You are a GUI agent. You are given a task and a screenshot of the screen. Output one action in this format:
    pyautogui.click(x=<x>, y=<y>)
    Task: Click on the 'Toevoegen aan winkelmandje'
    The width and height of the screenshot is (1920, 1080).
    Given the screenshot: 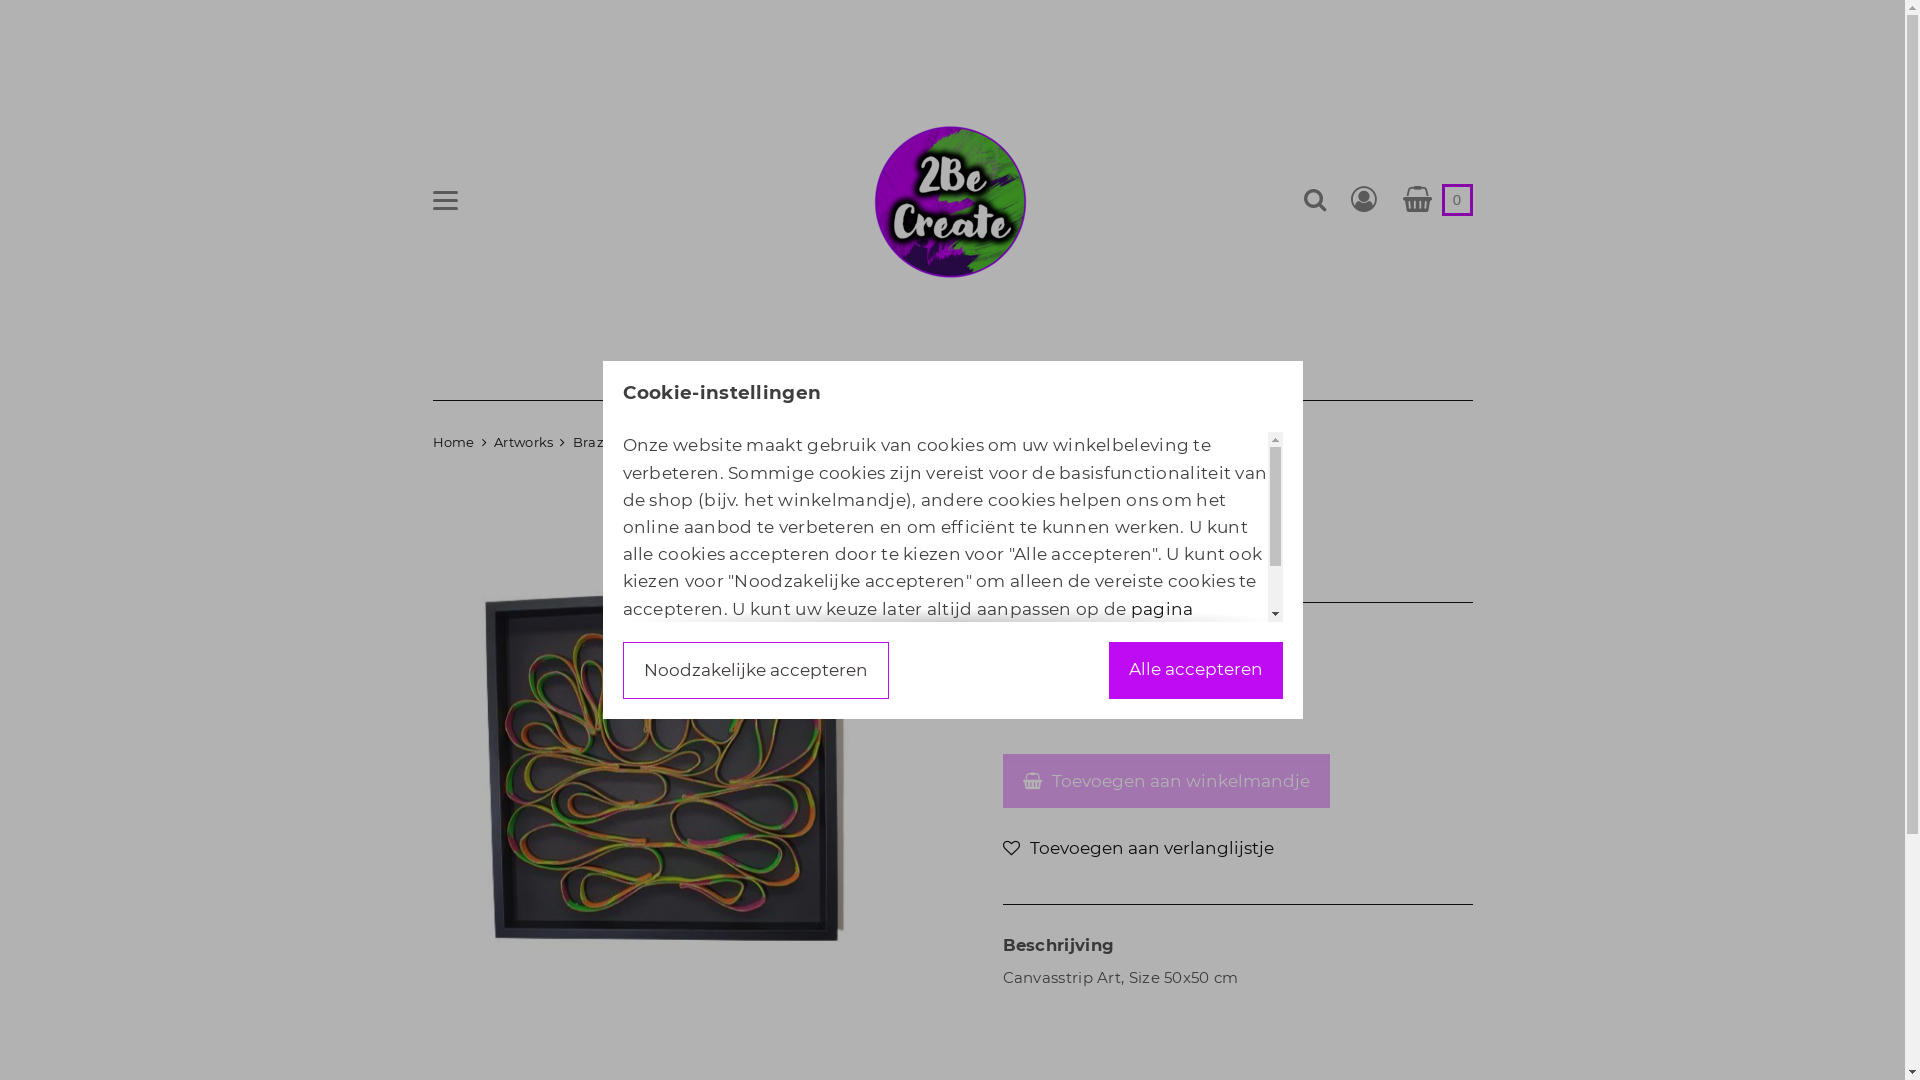 What is the action you would take?
    pyautogui.click(x=1165, y=780)
    